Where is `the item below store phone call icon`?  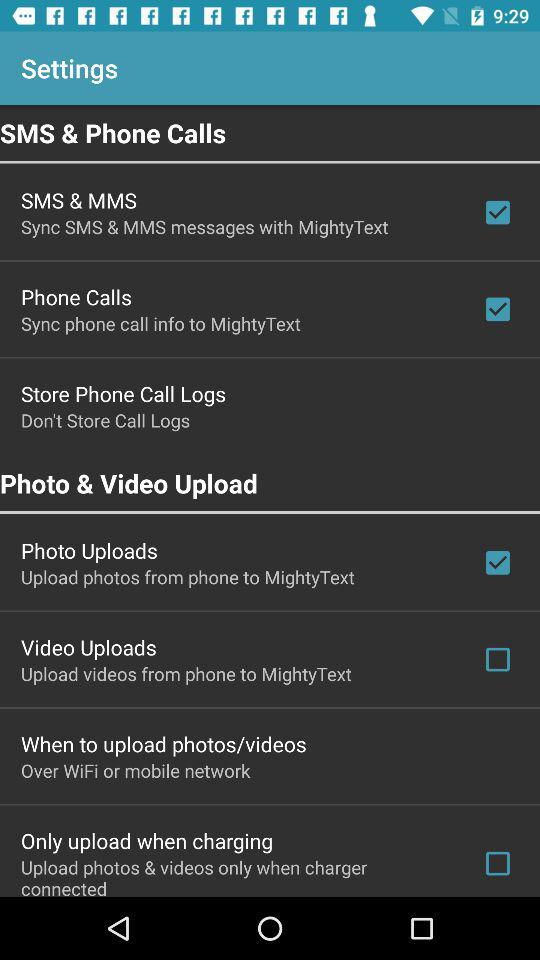 the item below store phone call icon is located at coordinates (105, 419).